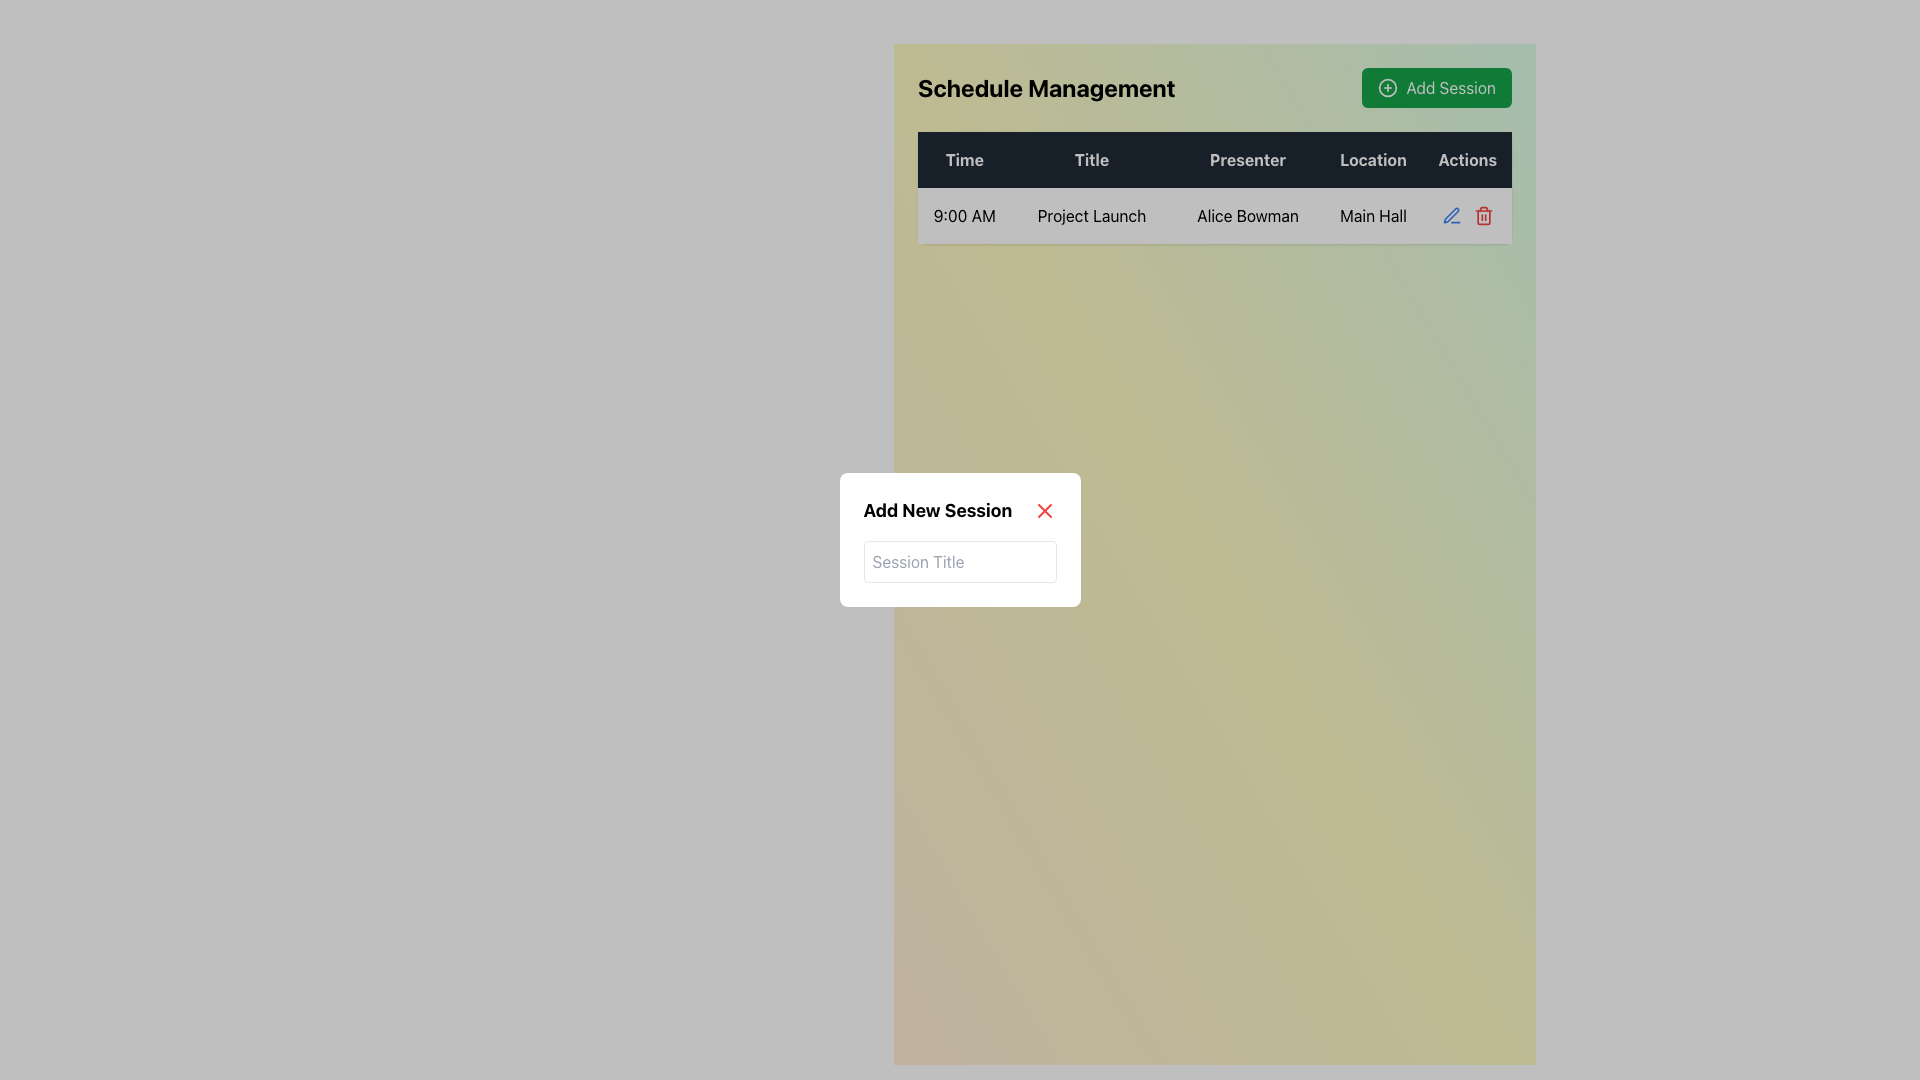 Image resolution: width=1920 pixels, height=1080 pixels. What do you see at coordinates (1247, 216) in the screenshot?
I see `the Text Label displaying the presenter's name in the first row of the 'Presenter' column in the event schedule` at bounding box center [1247, 216].